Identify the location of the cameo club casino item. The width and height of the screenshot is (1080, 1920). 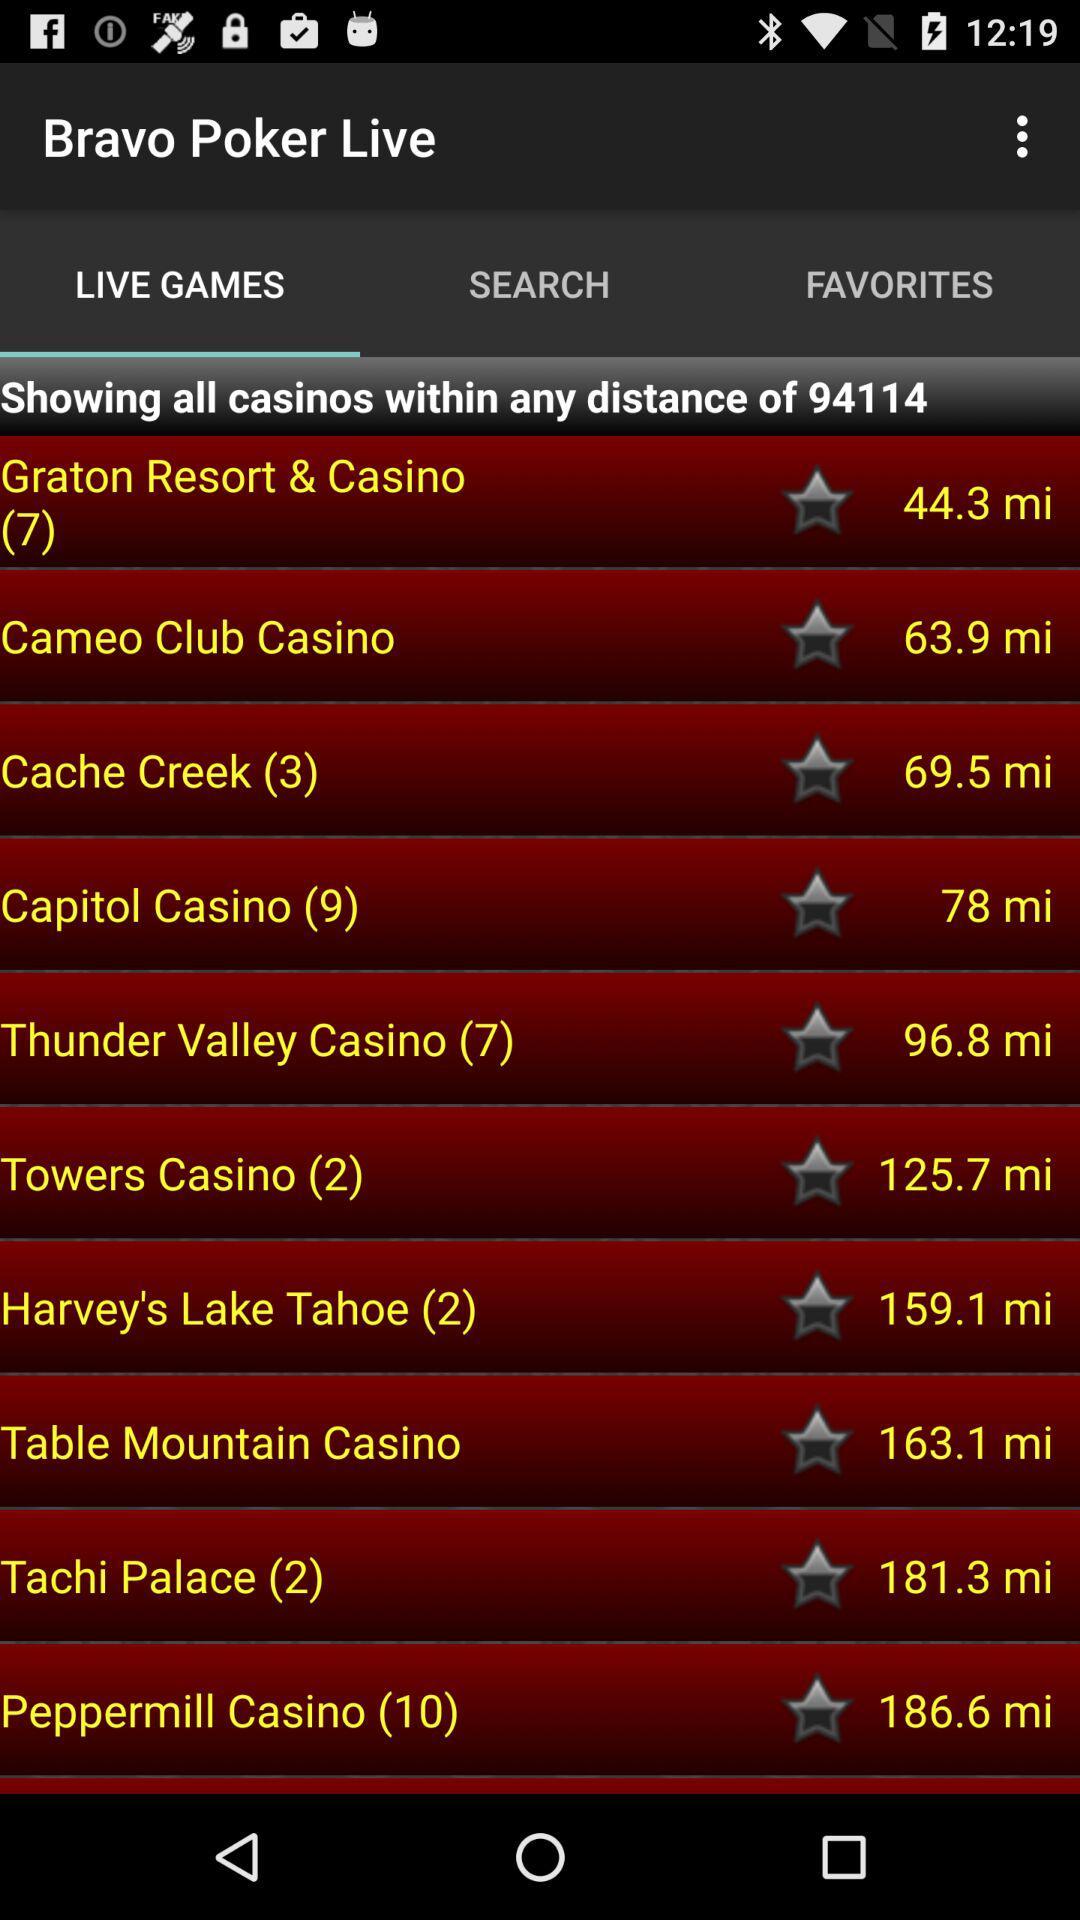
(261, 634).